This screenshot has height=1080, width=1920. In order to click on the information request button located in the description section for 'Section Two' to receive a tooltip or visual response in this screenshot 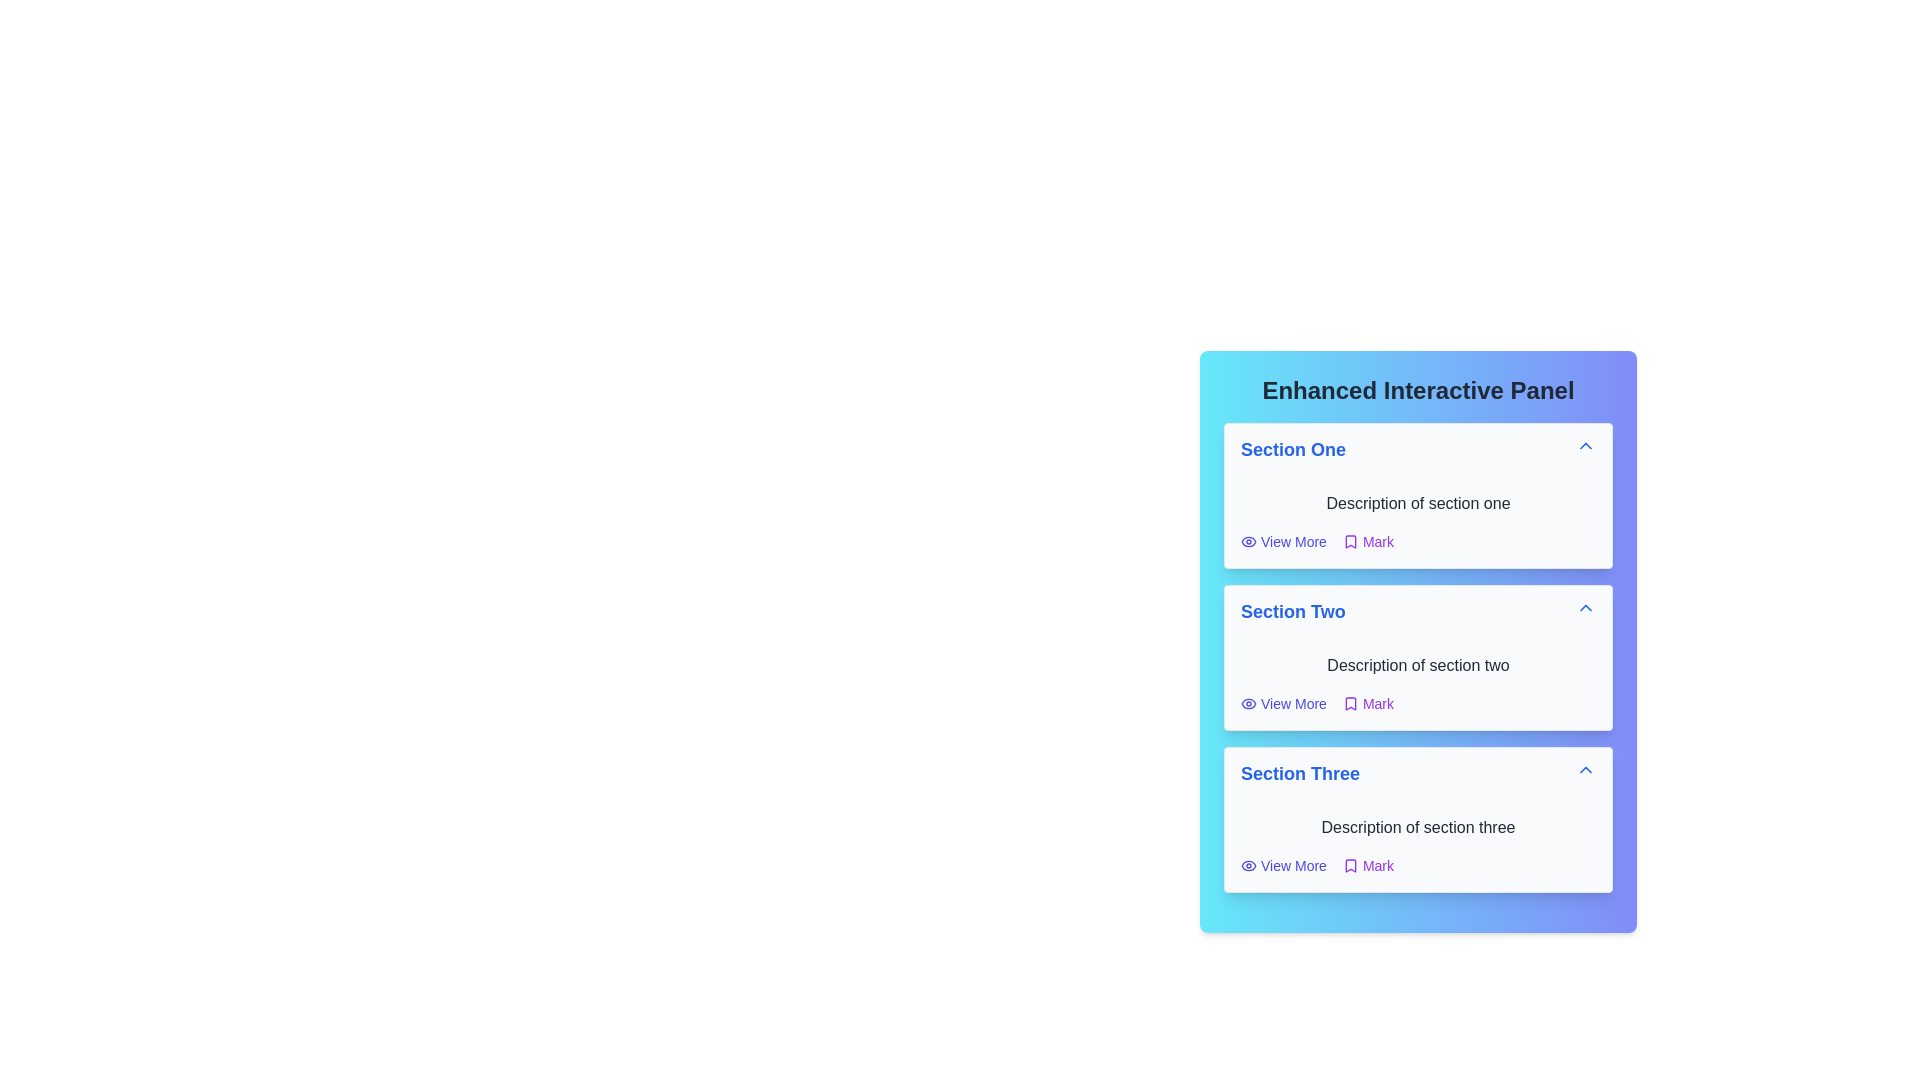, I will do `click(1283, 703)`.